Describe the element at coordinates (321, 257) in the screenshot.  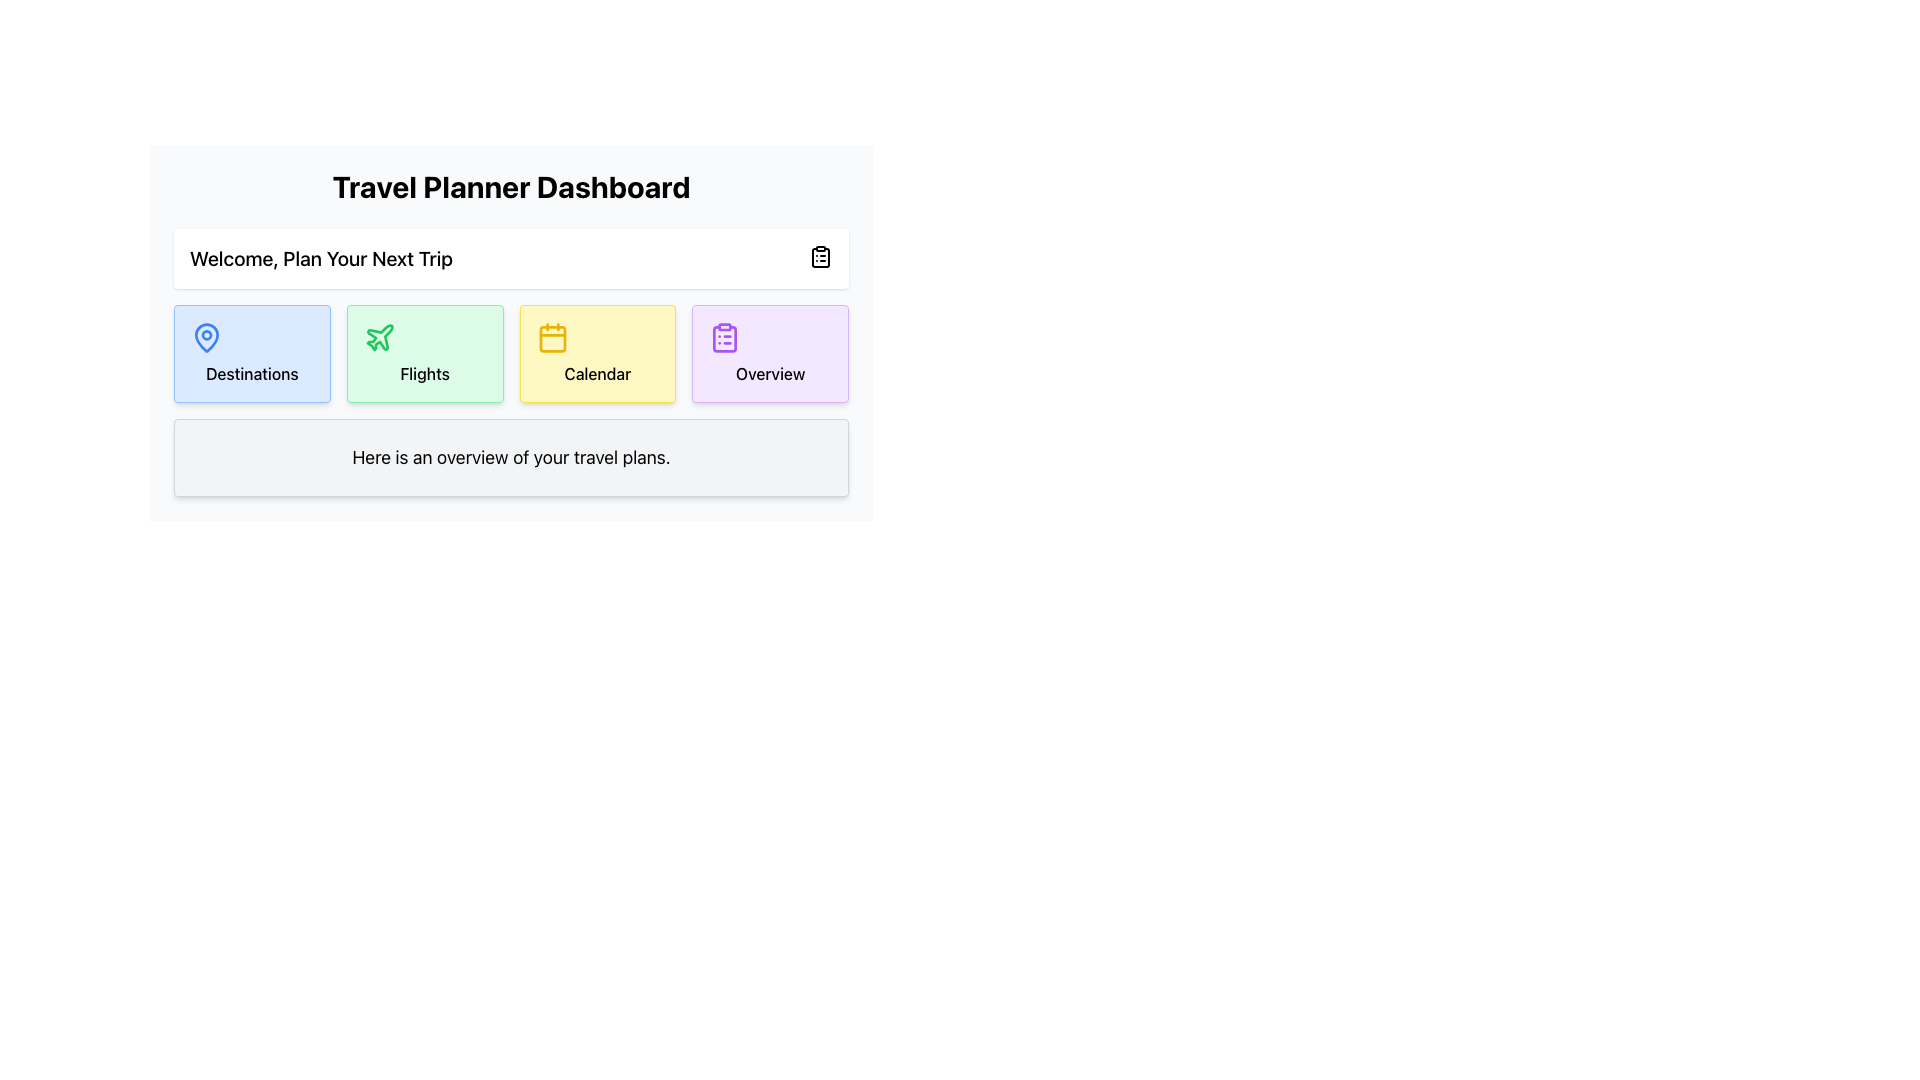
I see `the welcoming message text element located near the top-left corner of the dashboard interface, which introduces the user to the functionality of the dashboard` at that location.